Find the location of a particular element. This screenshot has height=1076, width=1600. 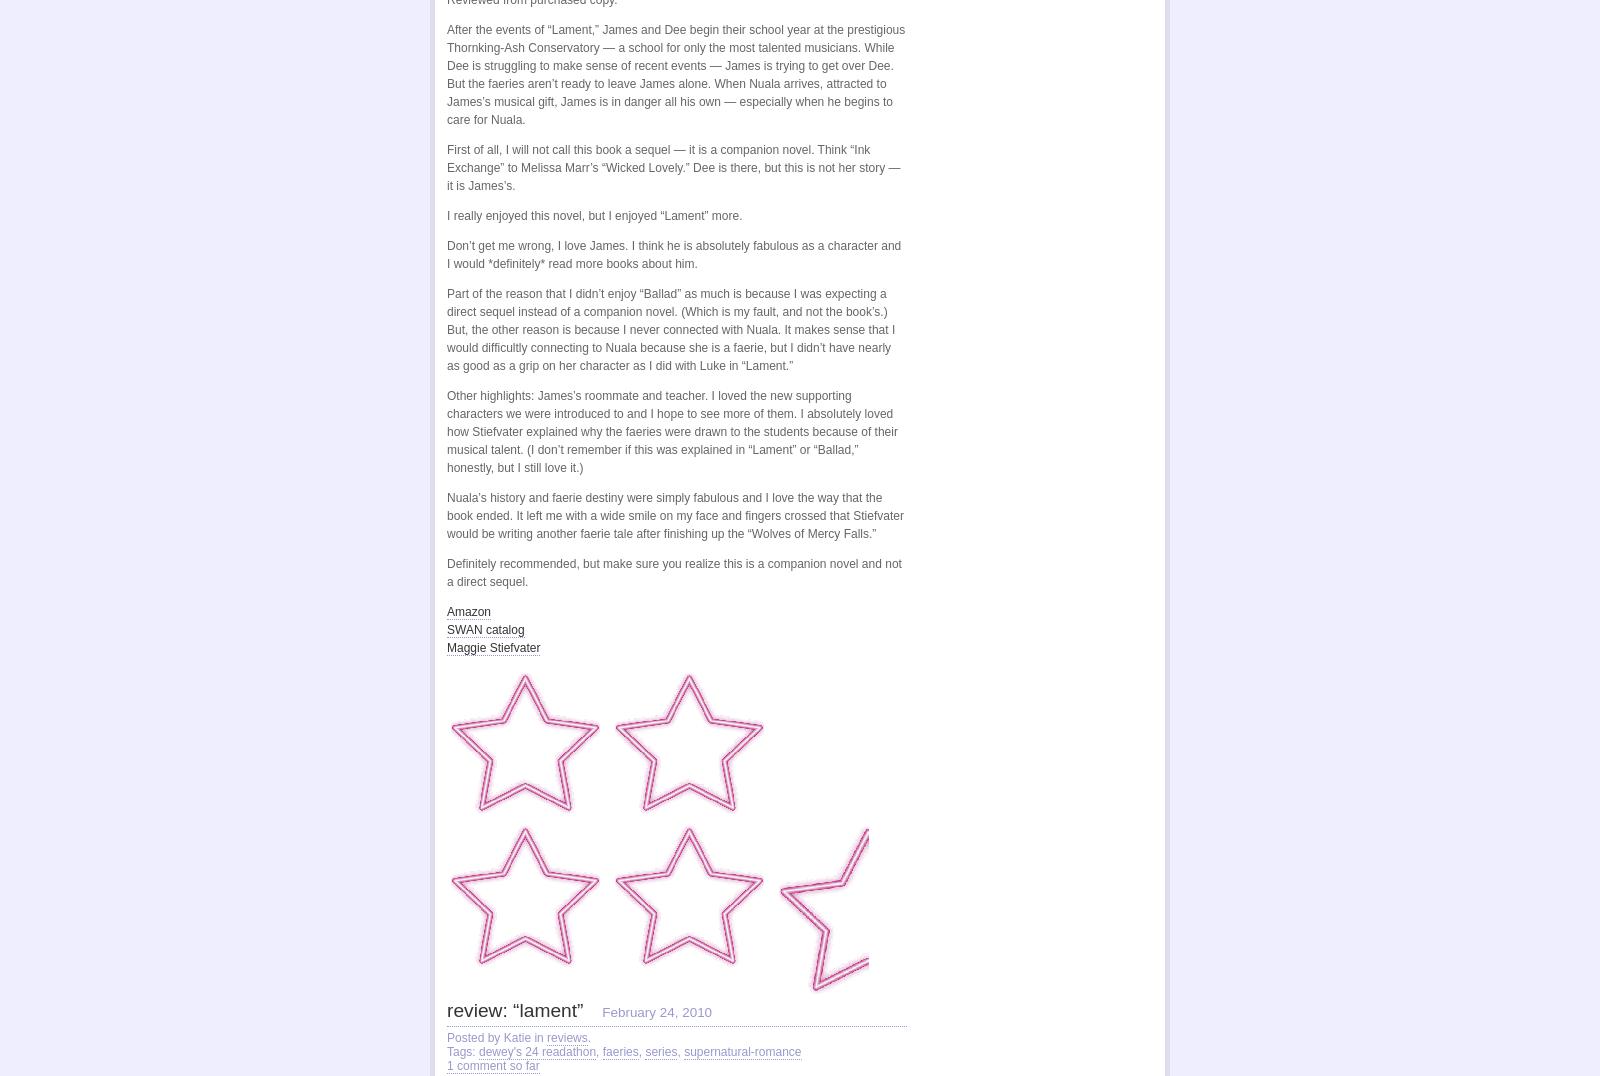

'Nuala’s history and faerie destiny were simply fabulous and I love the way that the book ended. It left me with a wide smile on my face and fingers crossed that Stiefvater would be writing another faerie tale after finishing up the “Wolves of Mercy Falls.”' is located at coordinates (675, 514).